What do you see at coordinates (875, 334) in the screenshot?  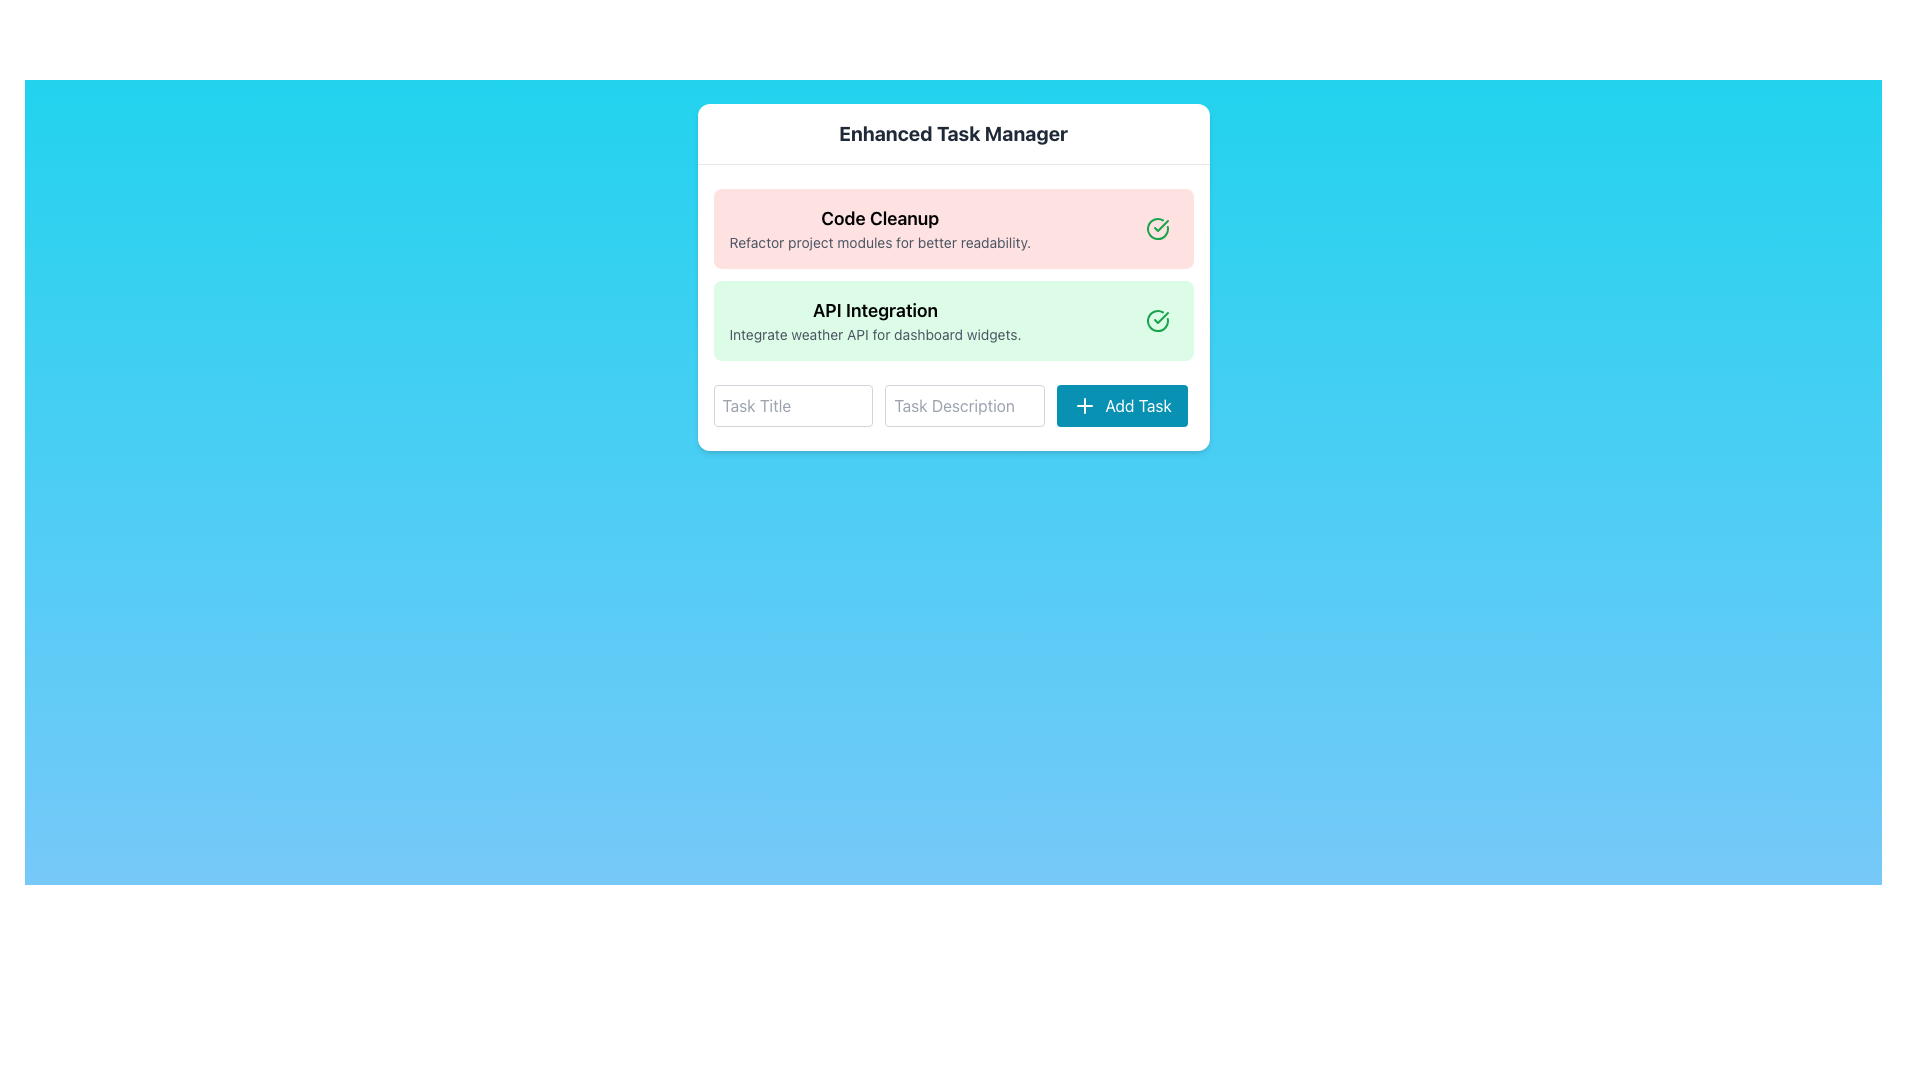 I see `the text element that describes the task 'API Integration' located under the header in the green box of the second task entry` at bounding box center [875, 334].